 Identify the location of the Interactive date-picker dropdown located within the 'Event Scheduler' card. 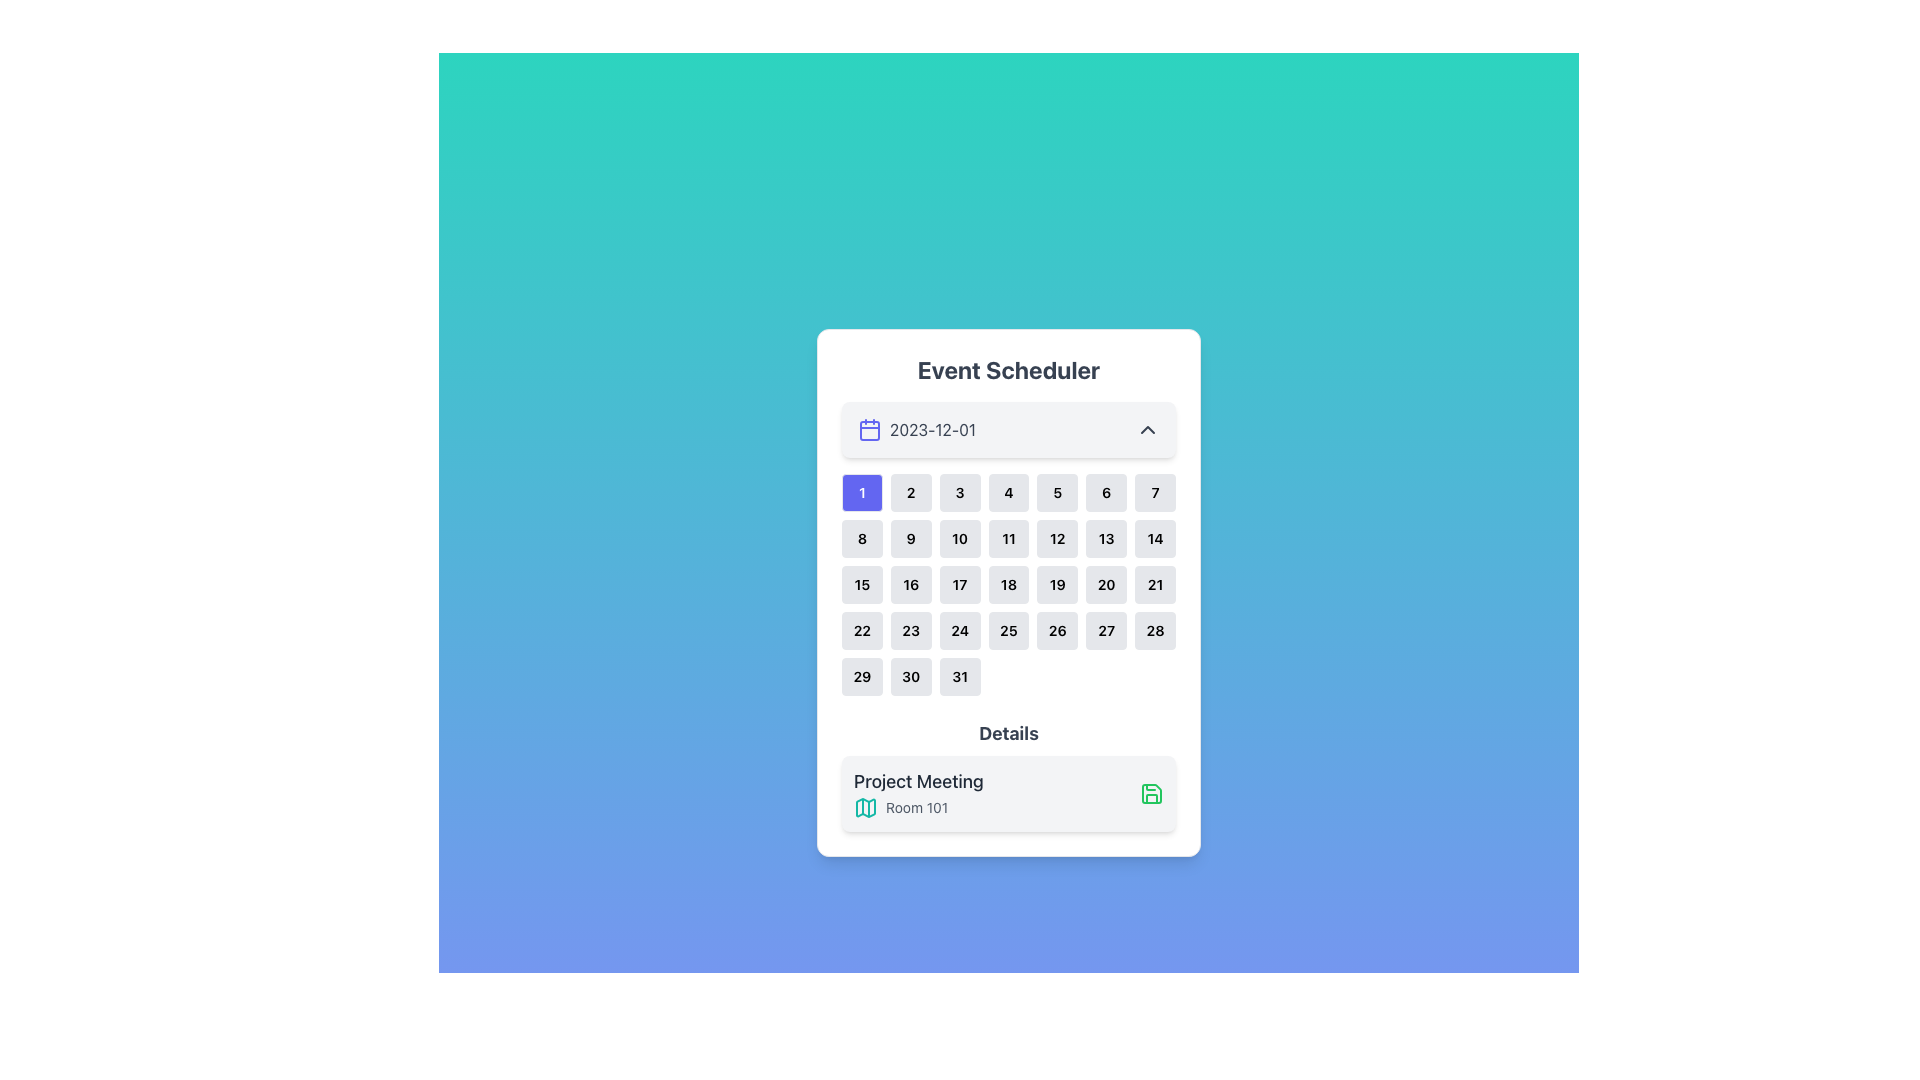
(1008, 428).